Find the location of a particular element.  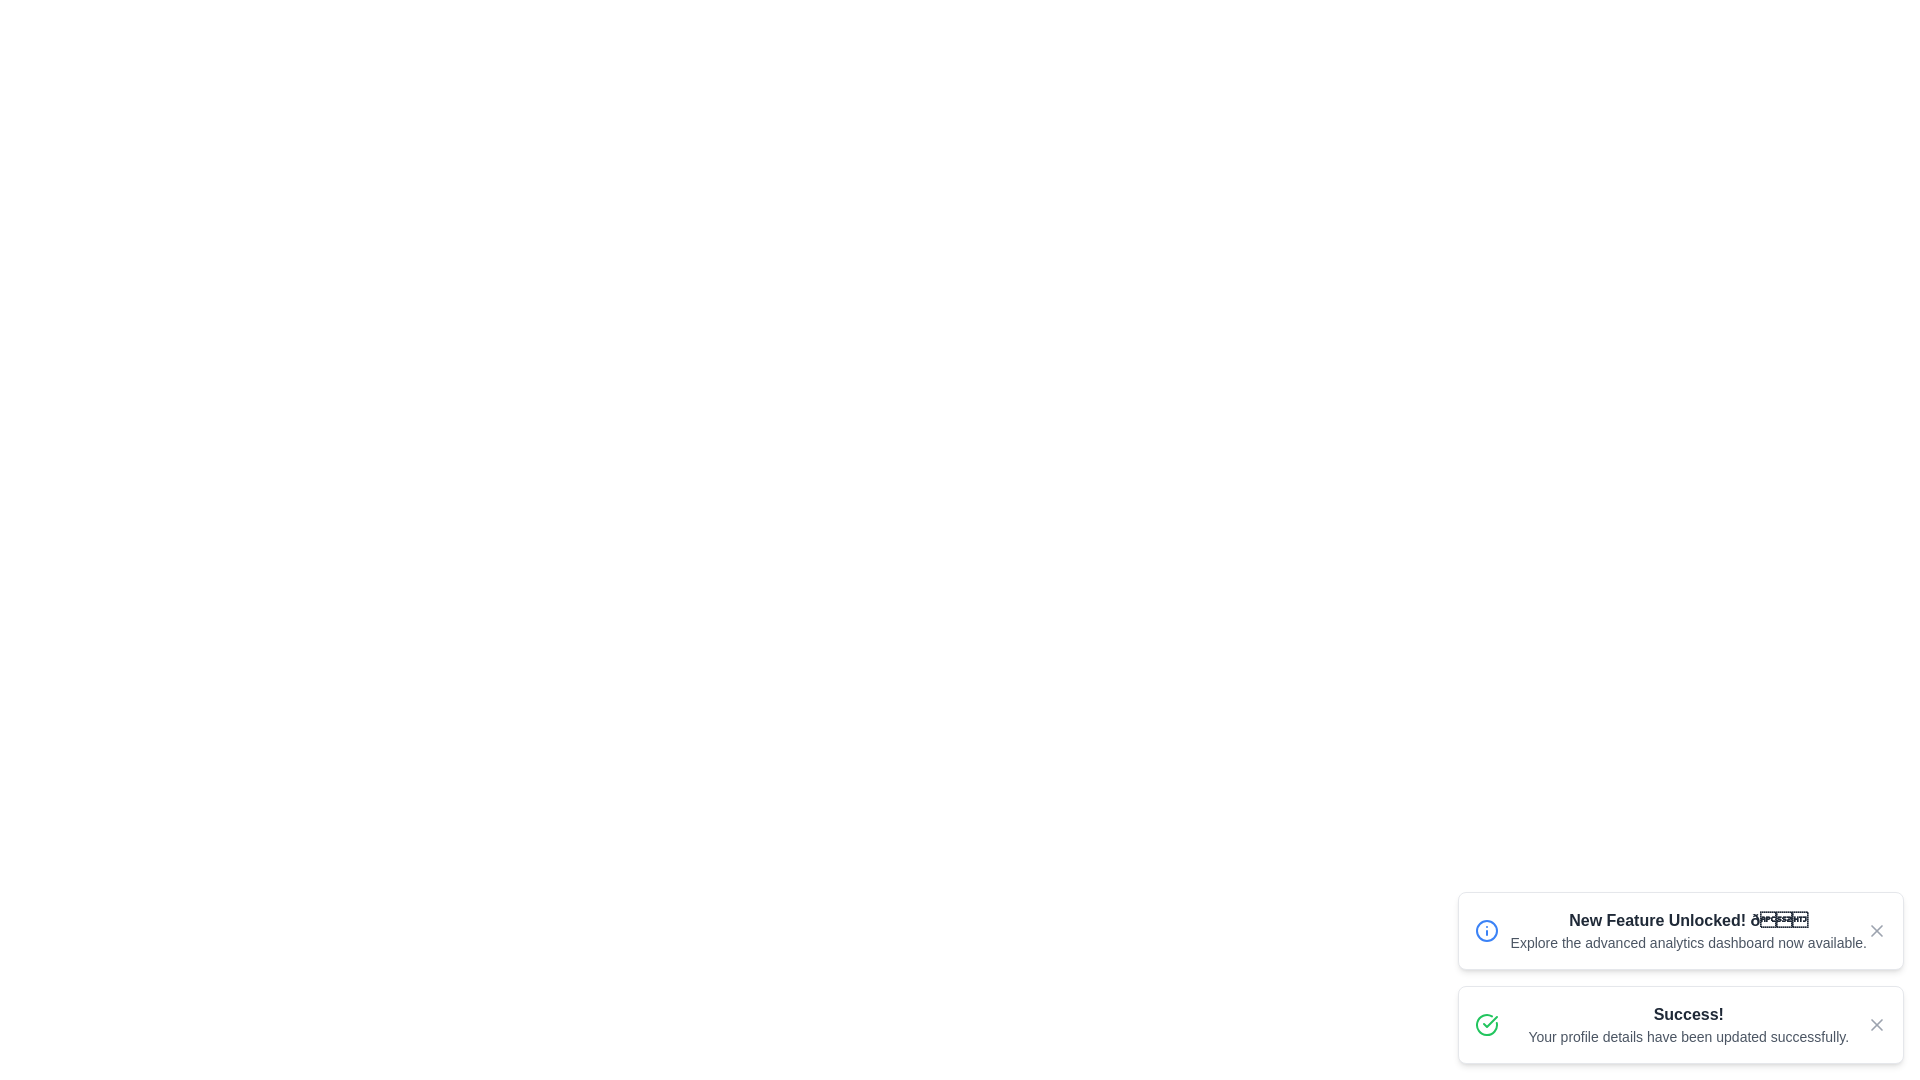

the close button of the first notification is located at coordinates (1875, 930).